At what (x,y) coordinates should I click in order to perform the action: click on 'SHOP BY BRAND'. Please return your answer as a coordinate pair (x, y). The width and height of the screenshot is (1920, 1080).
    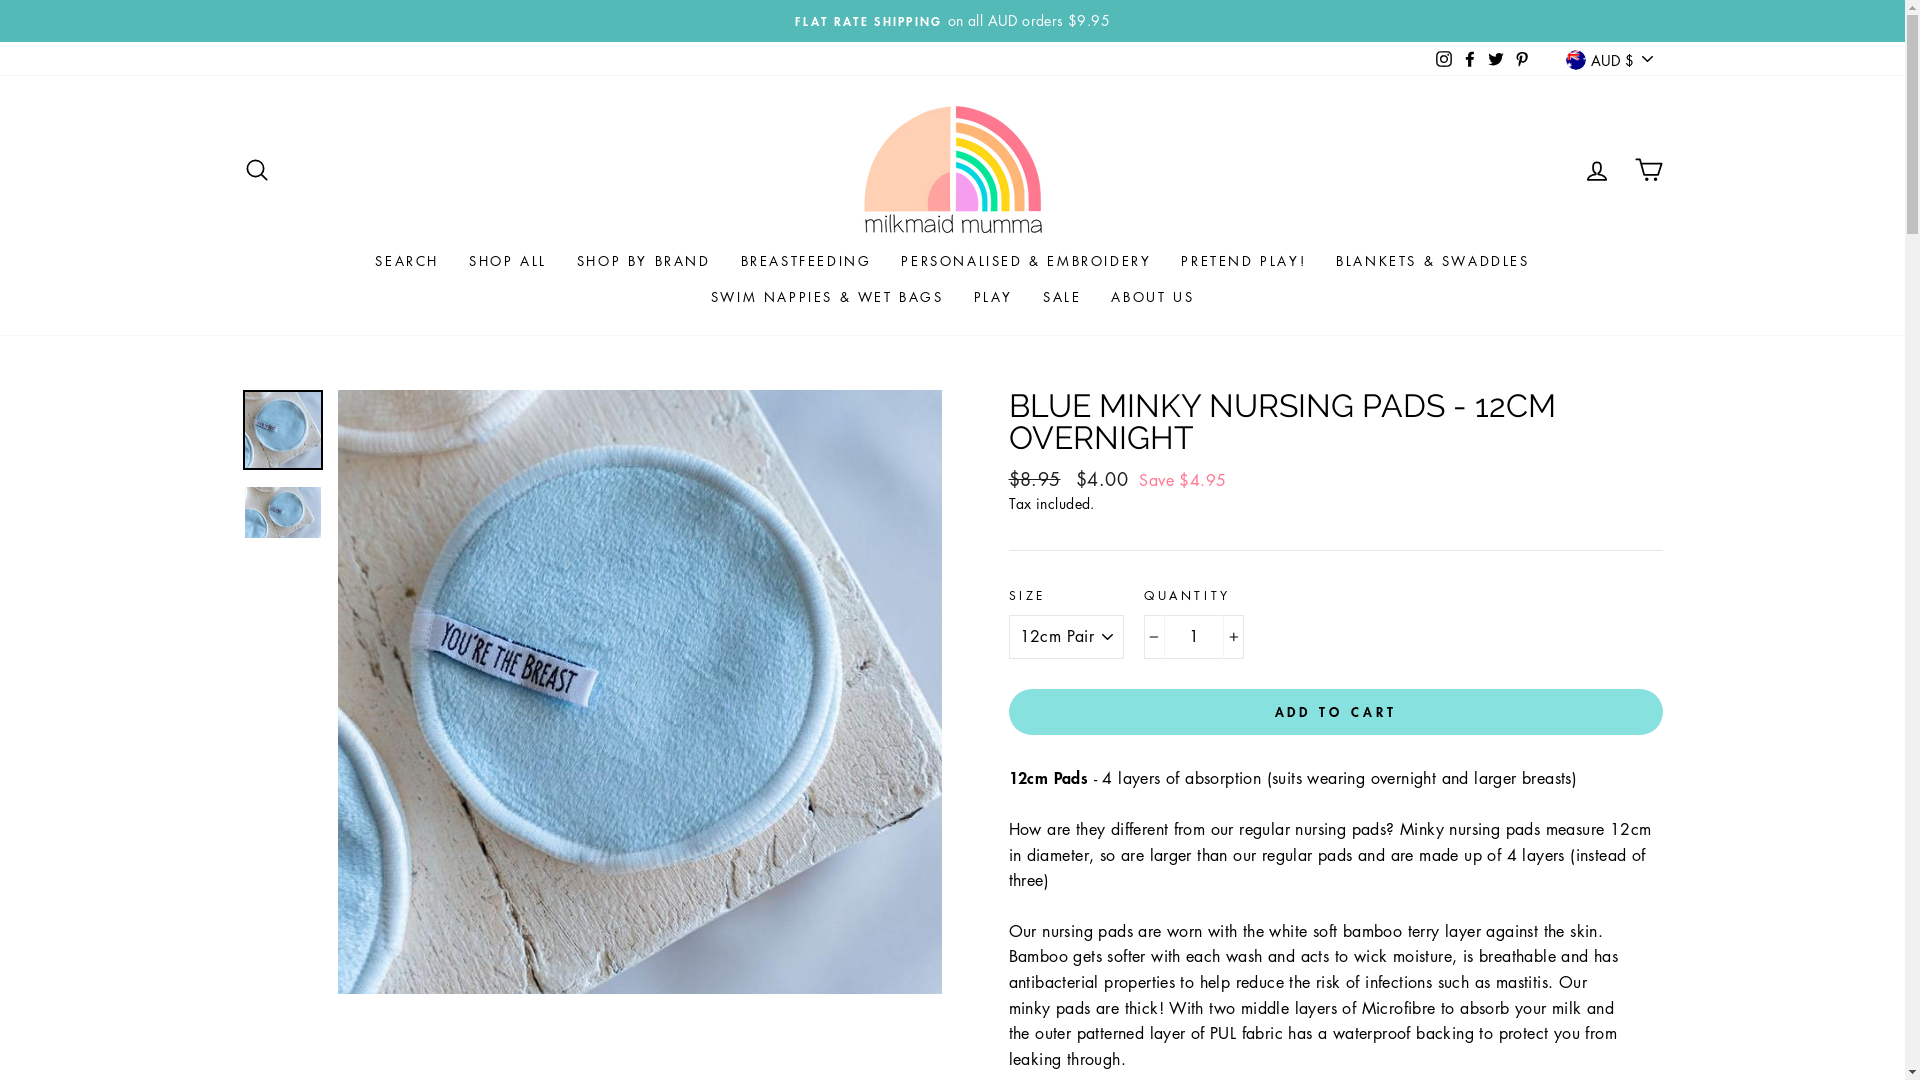
    Looking at the image, I should click on (643, 260).